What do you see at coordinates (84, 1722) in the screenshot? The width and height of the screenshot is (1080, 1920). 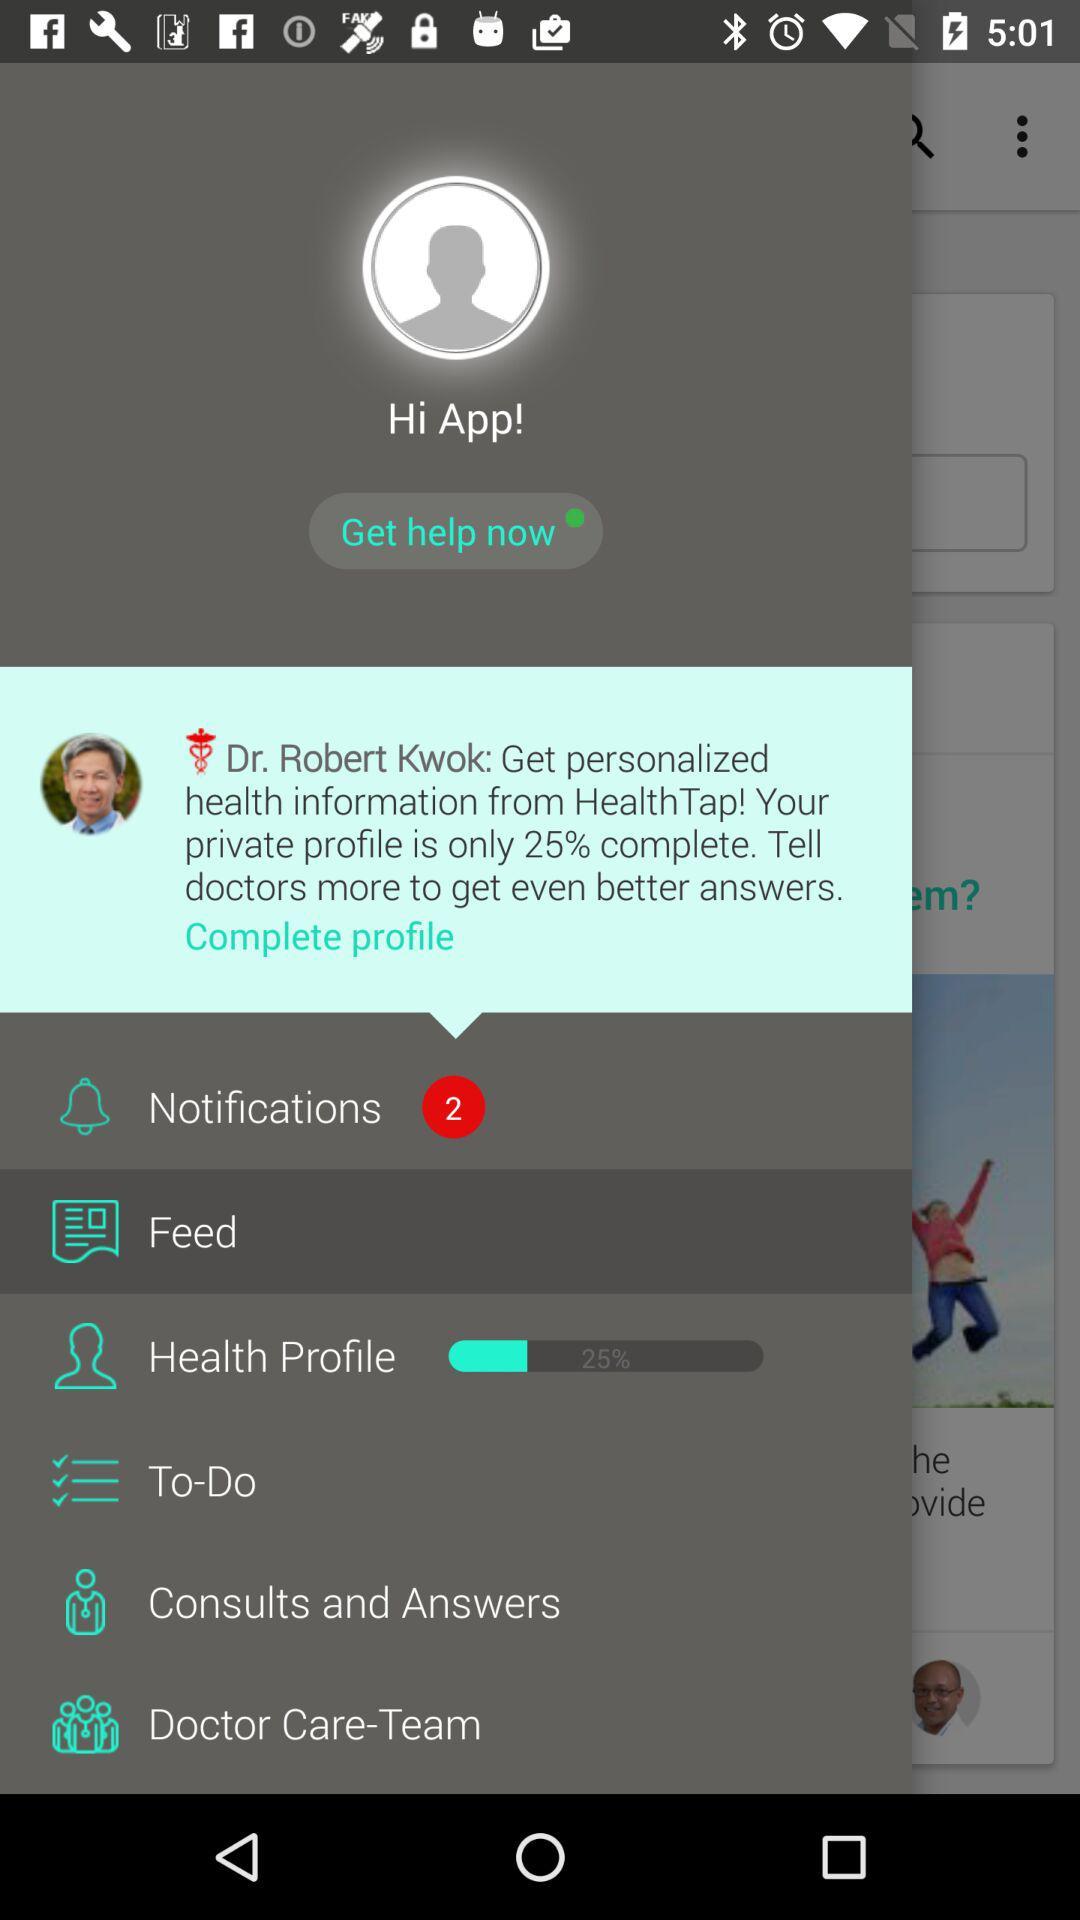 I see `icon left to doctor careteam` at bounding box center [84, 1722].